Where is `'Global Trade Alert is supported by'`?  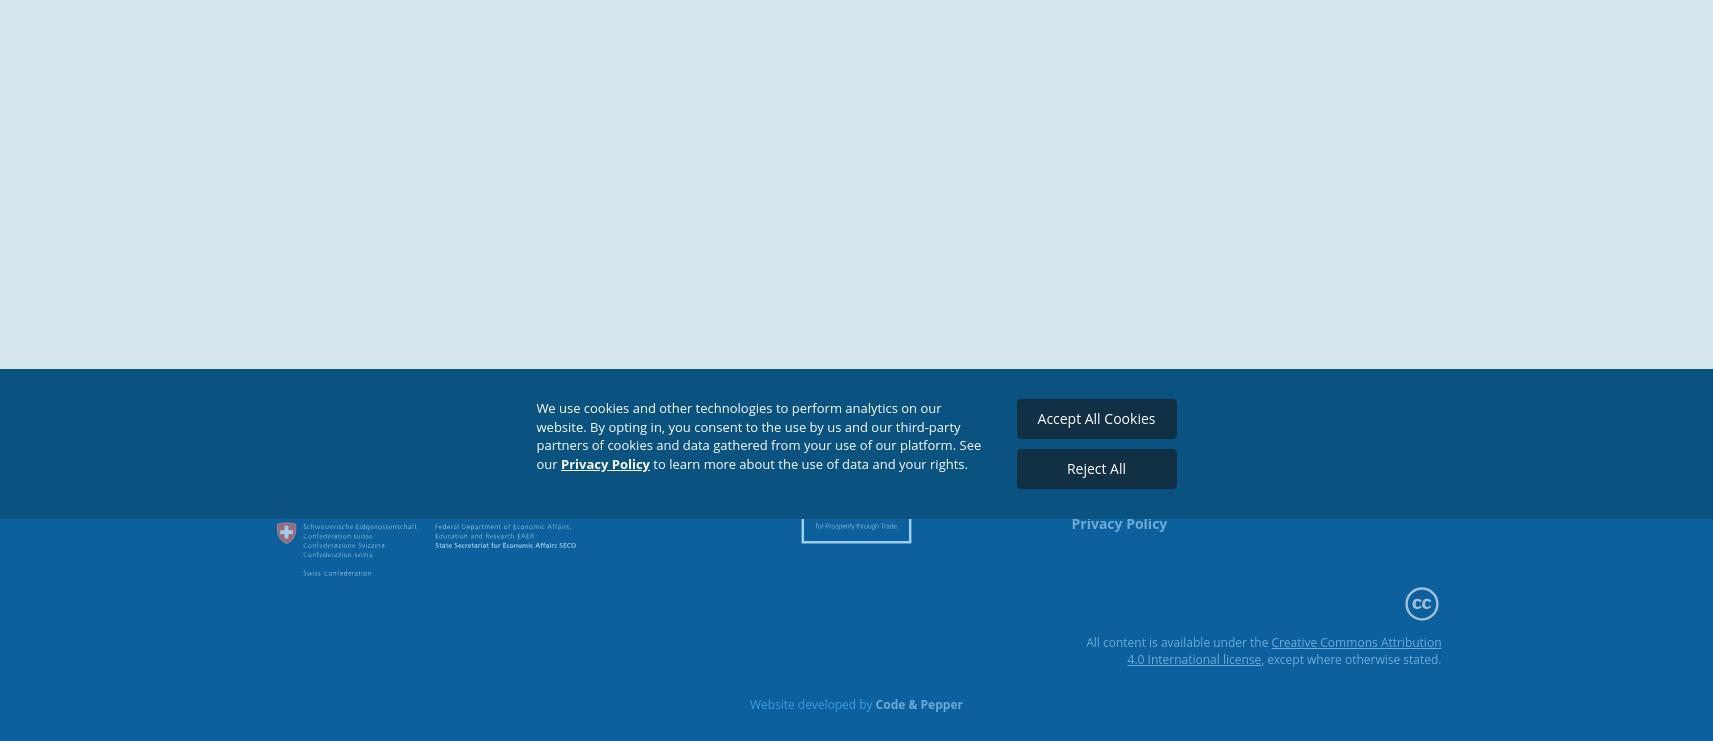 'Global Trade Alert is supported by' is located at coordinates (380, 432).